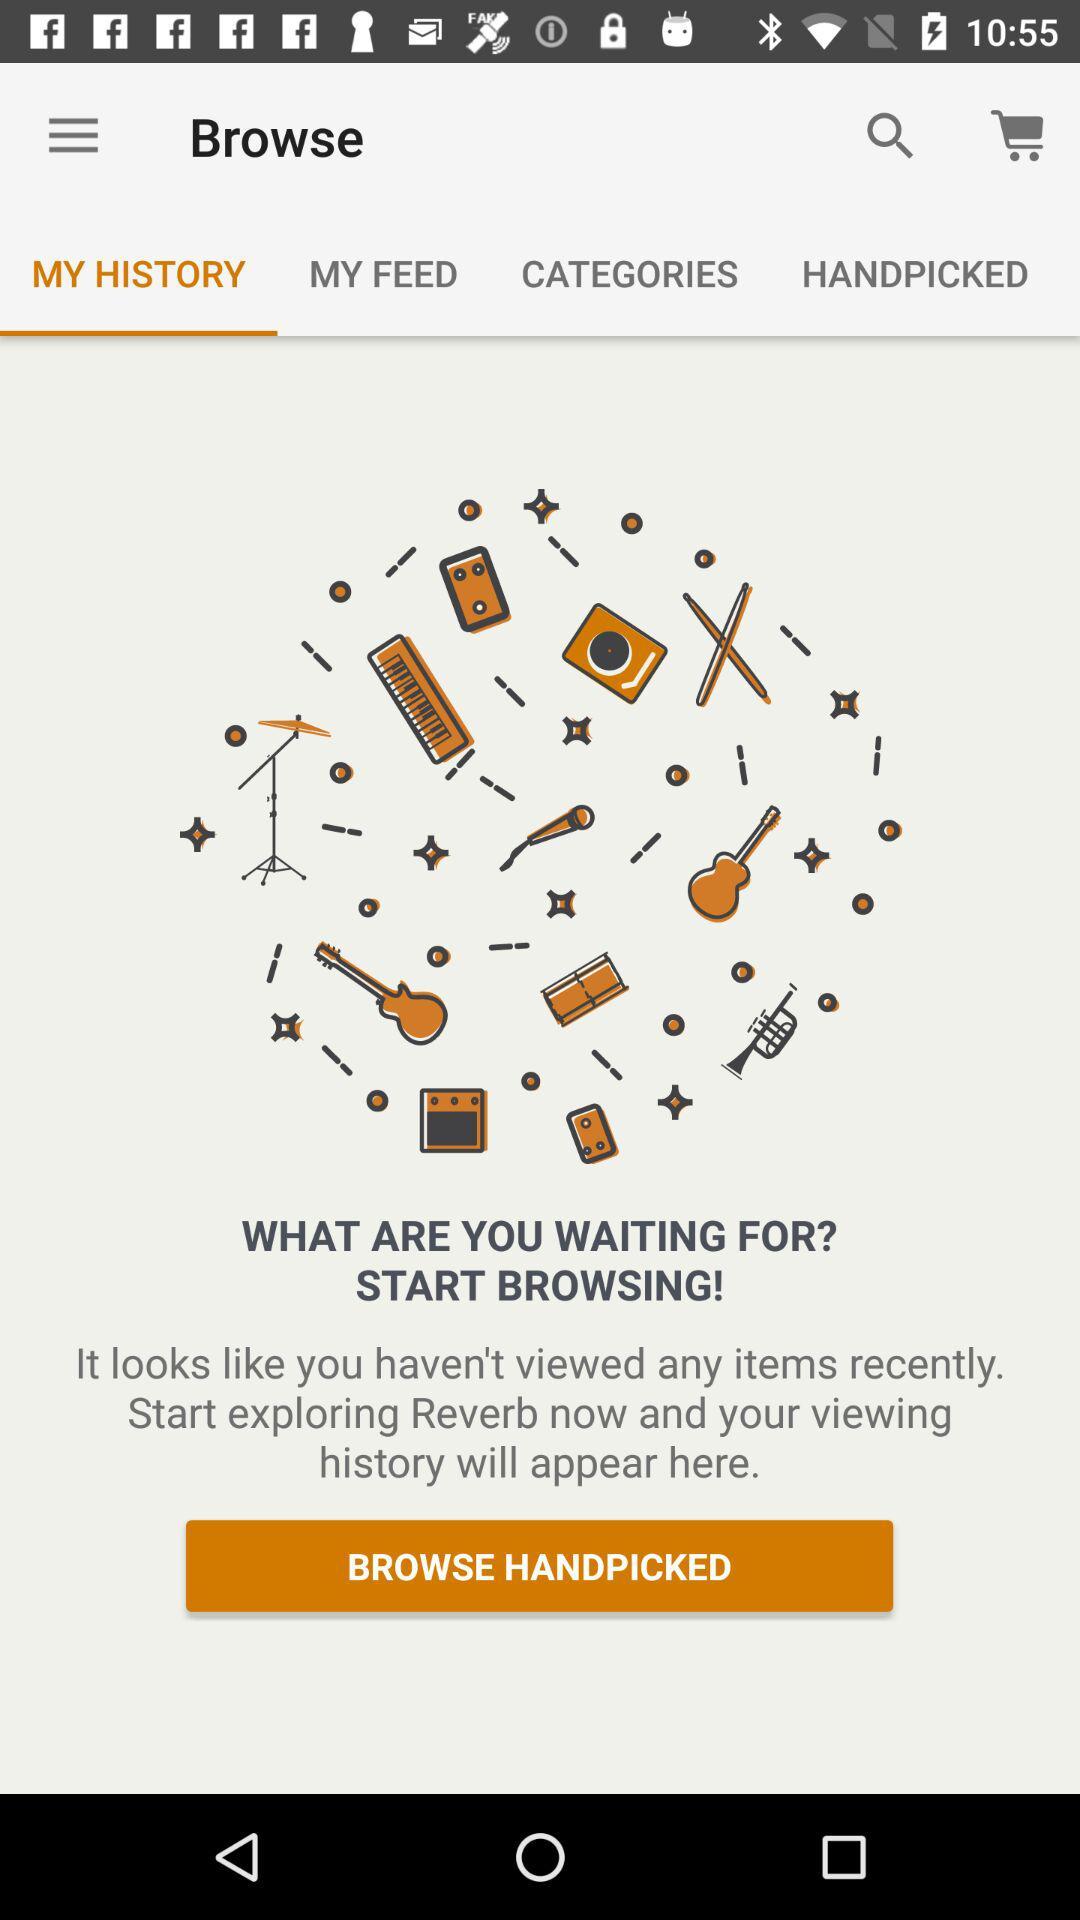 The height and width of the screenshot is (1920, 1080). Describe the element at coordinates (890, 135) in the screenshot. I see `item above handpicked` at that location.